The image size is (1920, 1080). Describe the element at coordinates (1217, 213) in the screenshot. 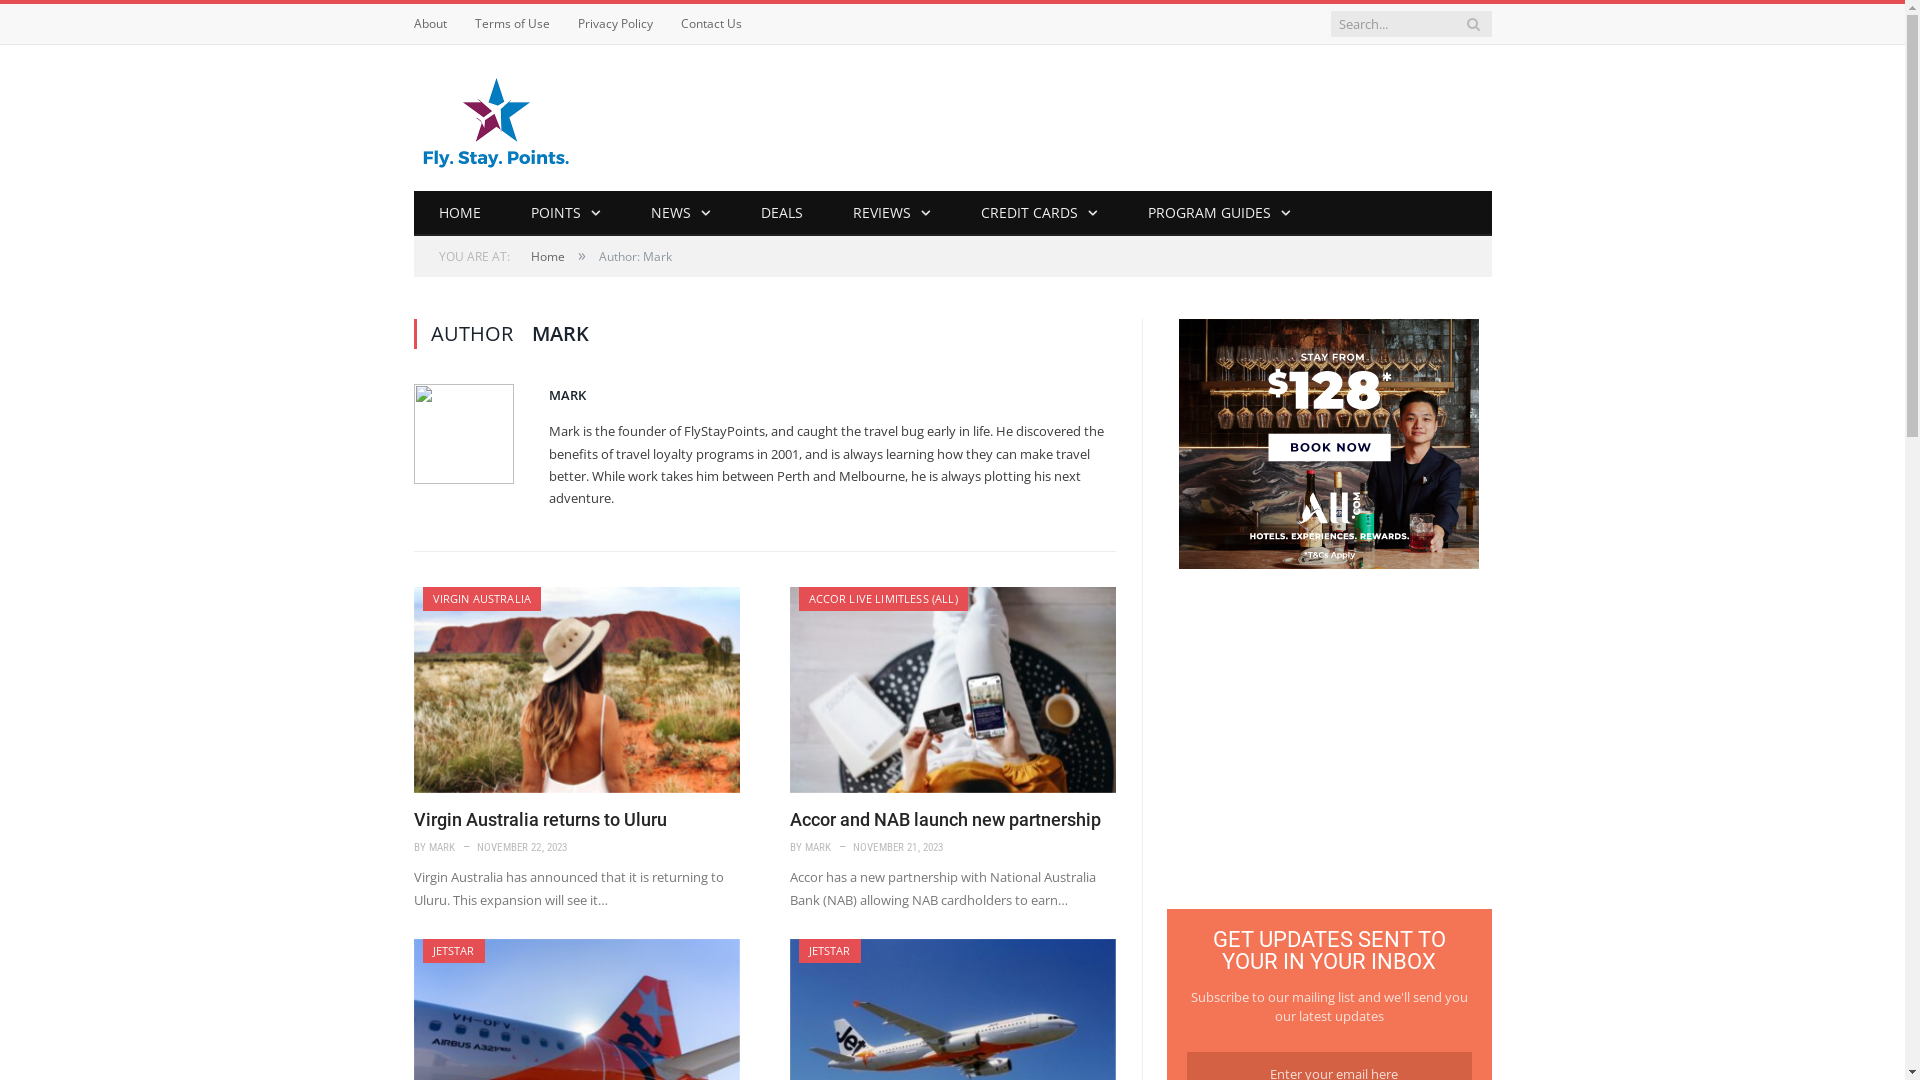

I see `'PROGRAM GUIDES'` at that location.